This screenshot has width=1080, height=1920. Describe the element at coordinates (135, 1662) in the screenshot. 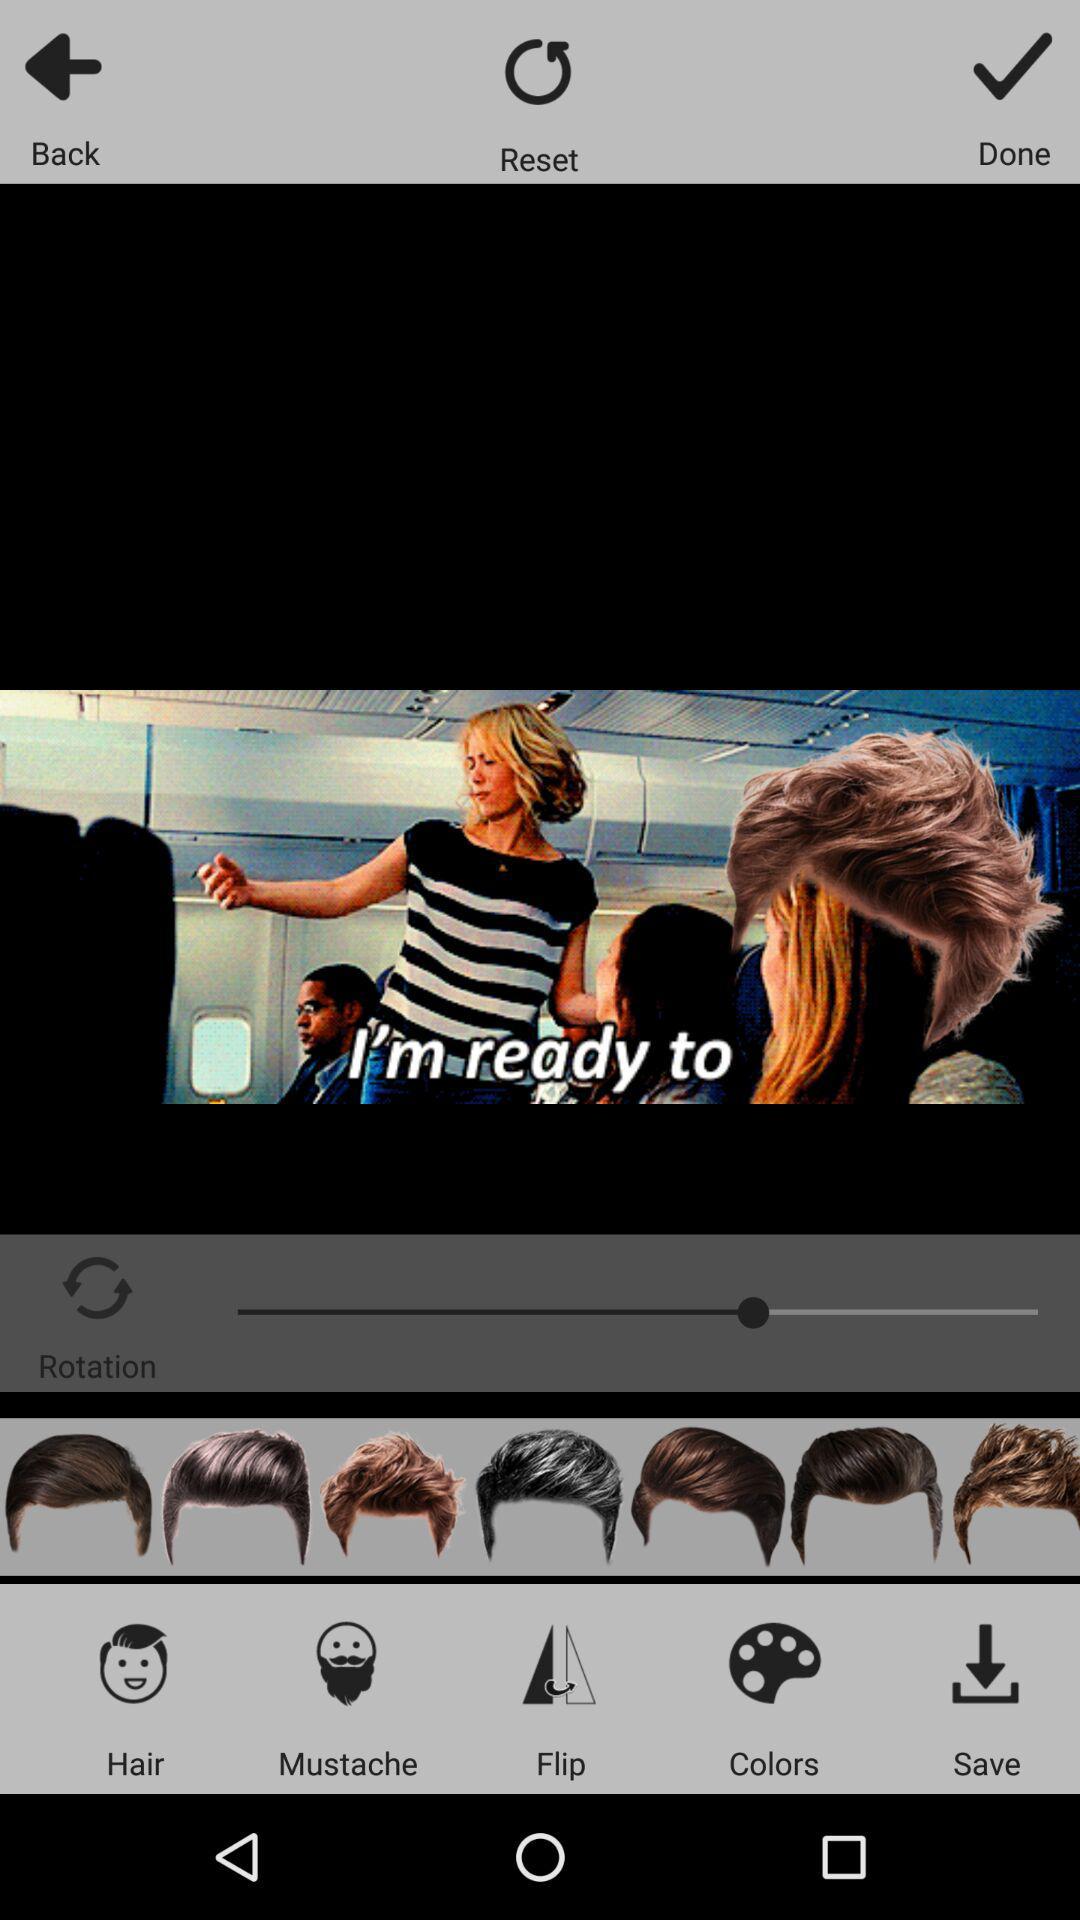

I see `the item above hair icon` at that location.